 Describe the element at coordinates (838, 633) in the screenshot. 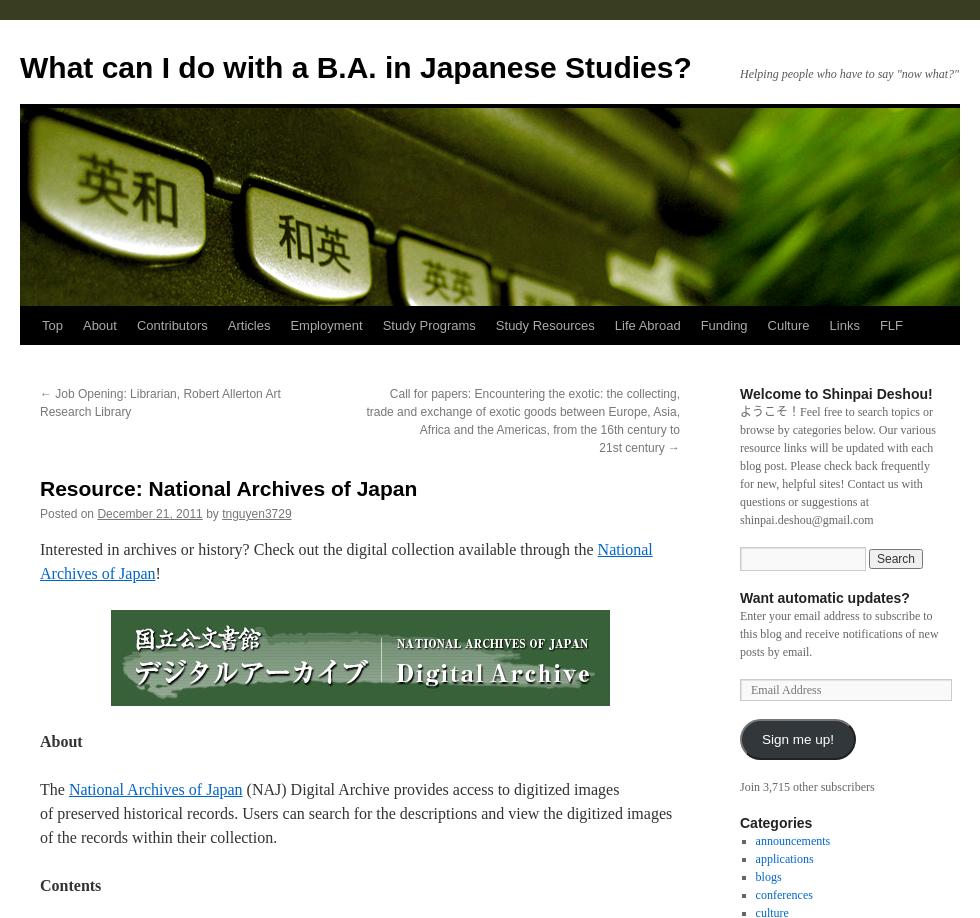

I see `'Enter your email address to subscribe to this blog and receive notifications of new posts by email.'` at that location.